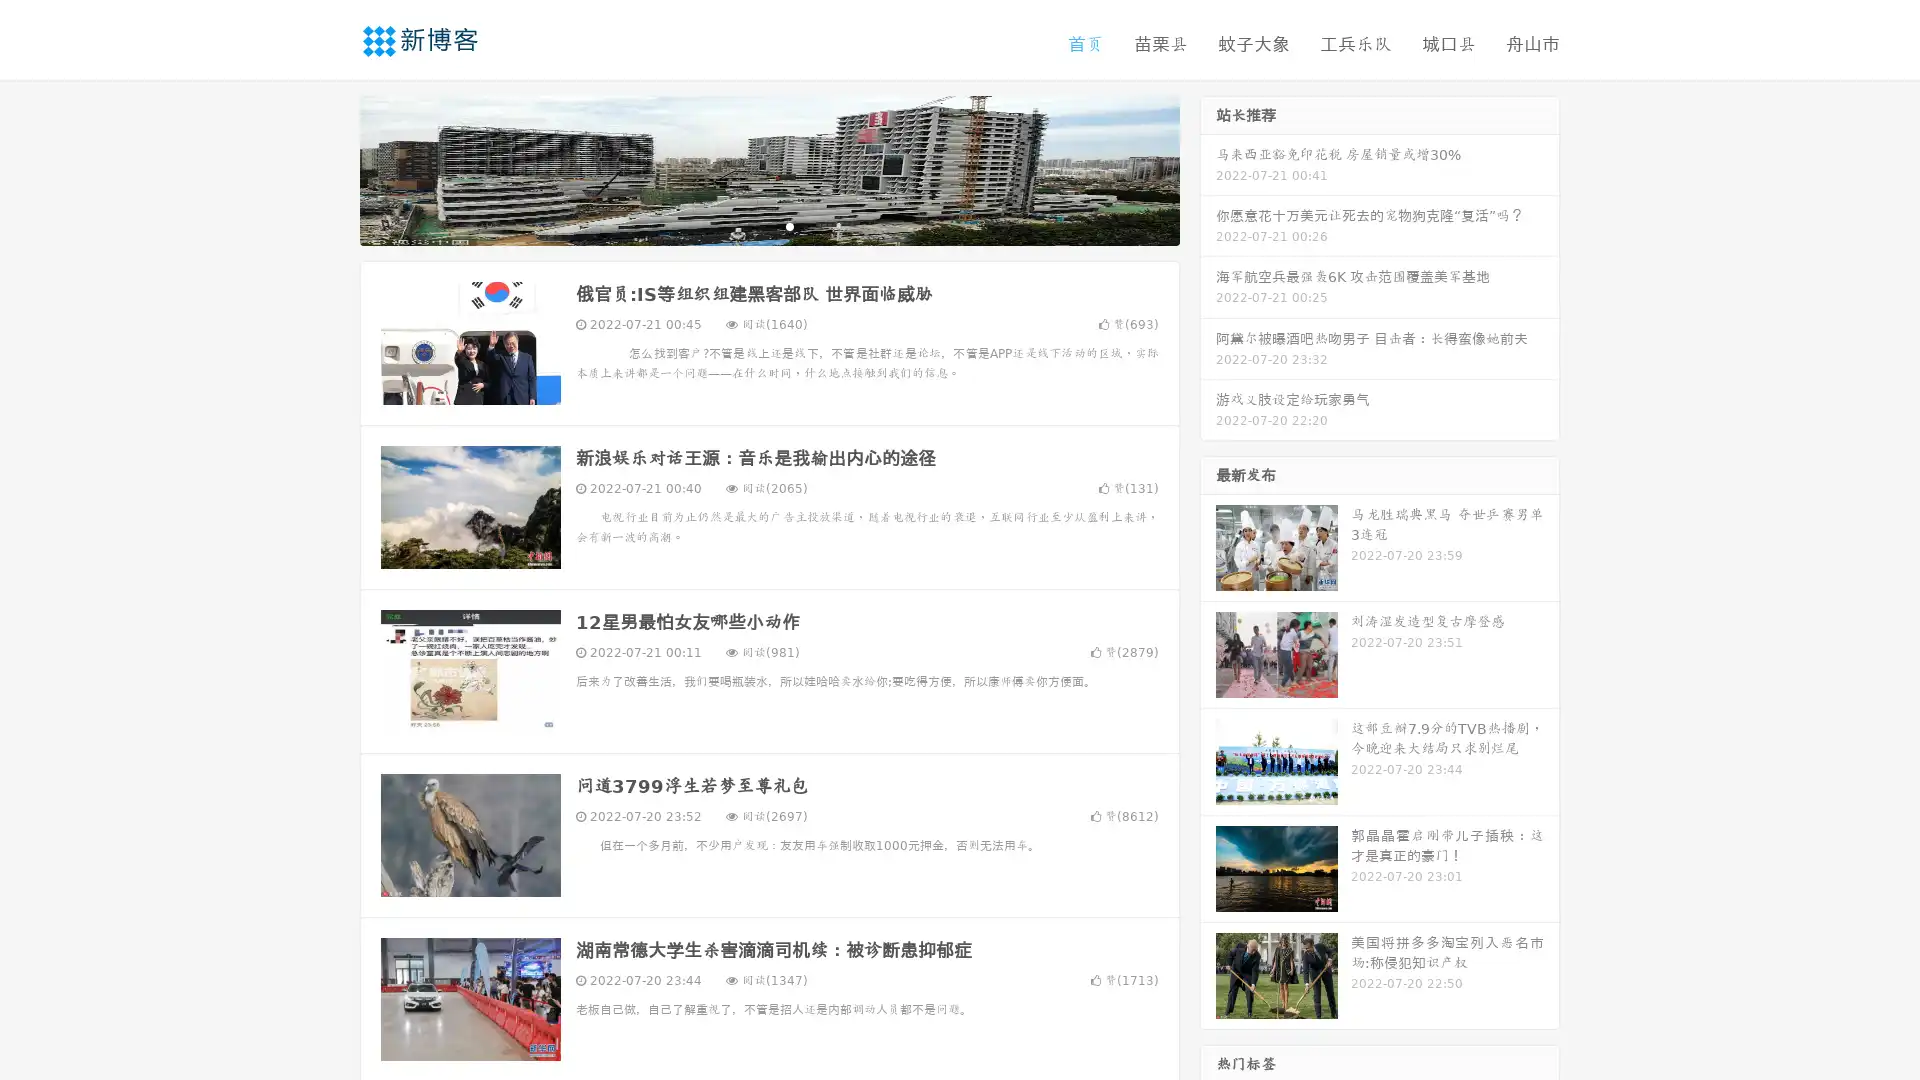 Image resolution: width=1920 pixels, height=1080 pixels. Describe the element at coordinates (789, 225) in the screenshot. I see `Go to slide 3` at that location.